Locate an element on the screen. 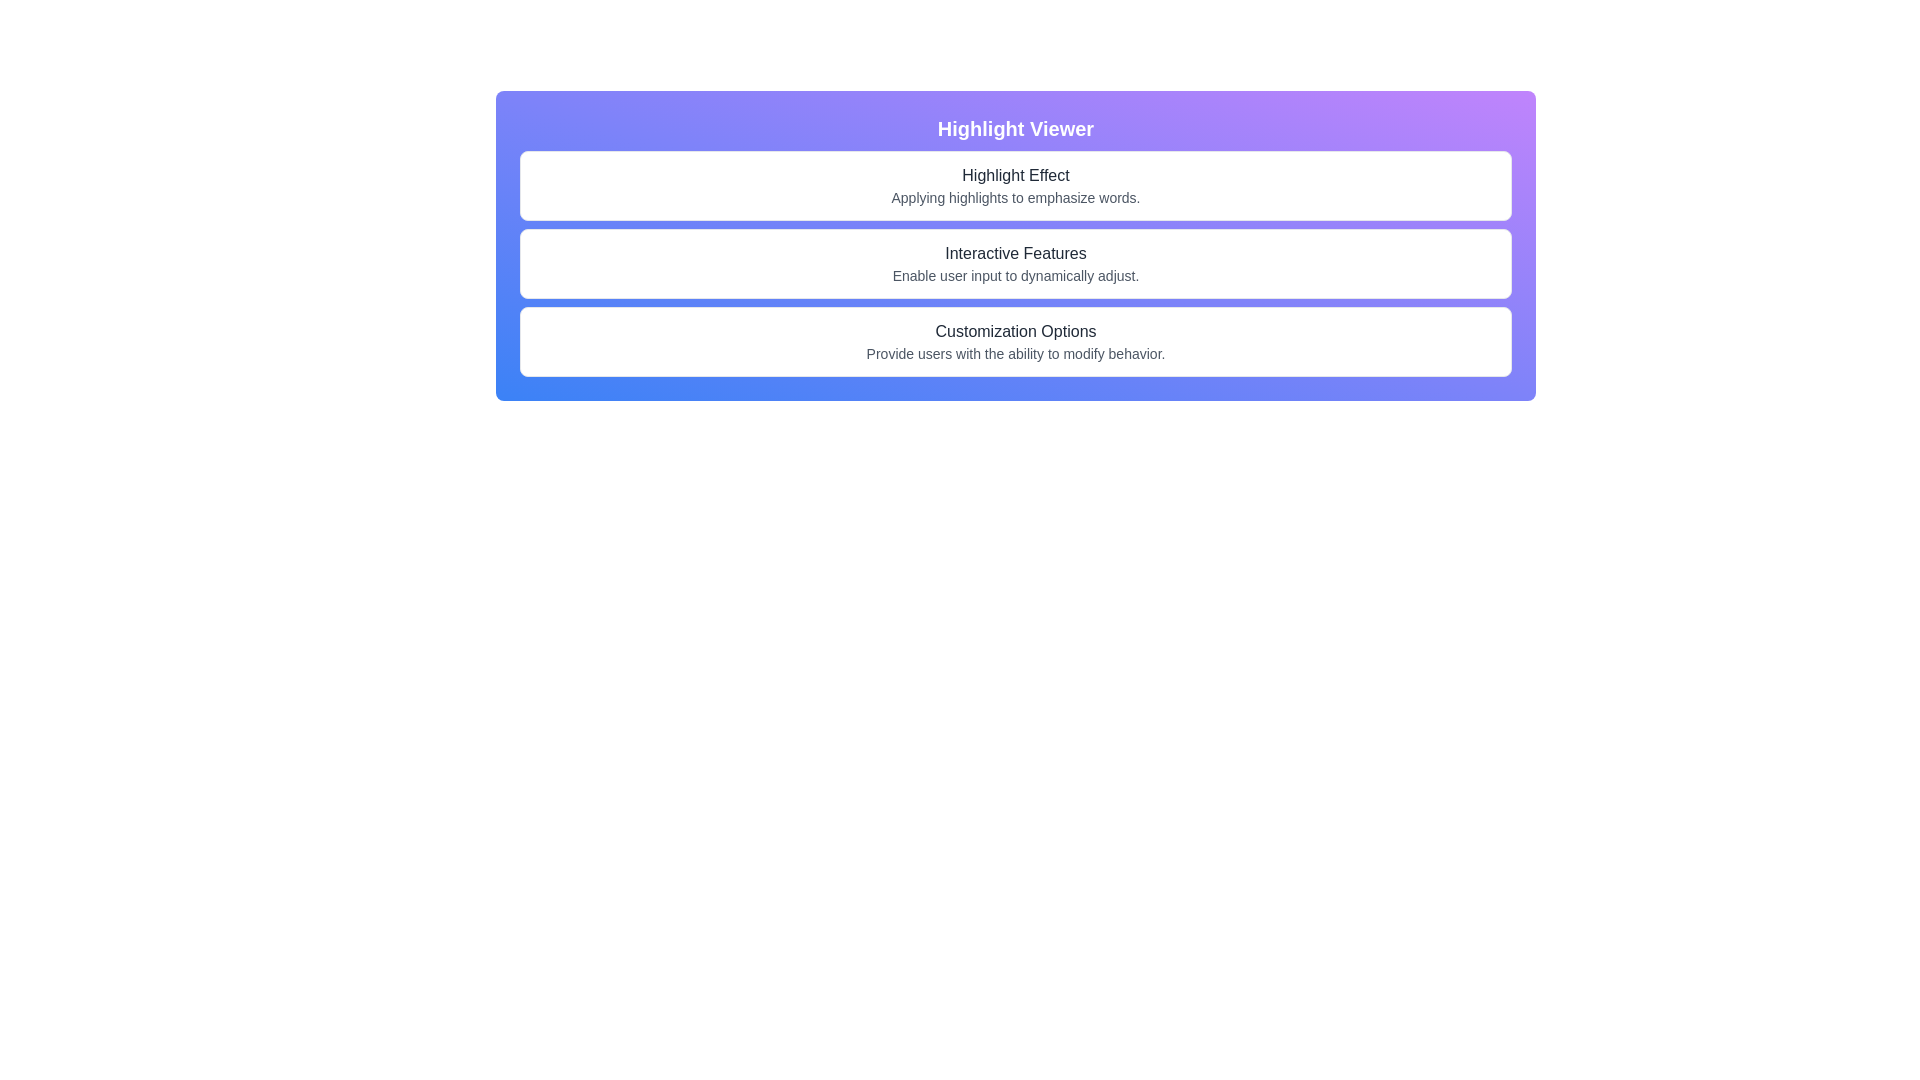 This screenshot has height=1080, width=1920. the text card labeled 'Interactive Features' that informs users about dynamic settings adjustment, located between 'Highlight Effect' and 'Customization Options' within the 'Highlight Viewer' section is located at coordinates (1016, 262).